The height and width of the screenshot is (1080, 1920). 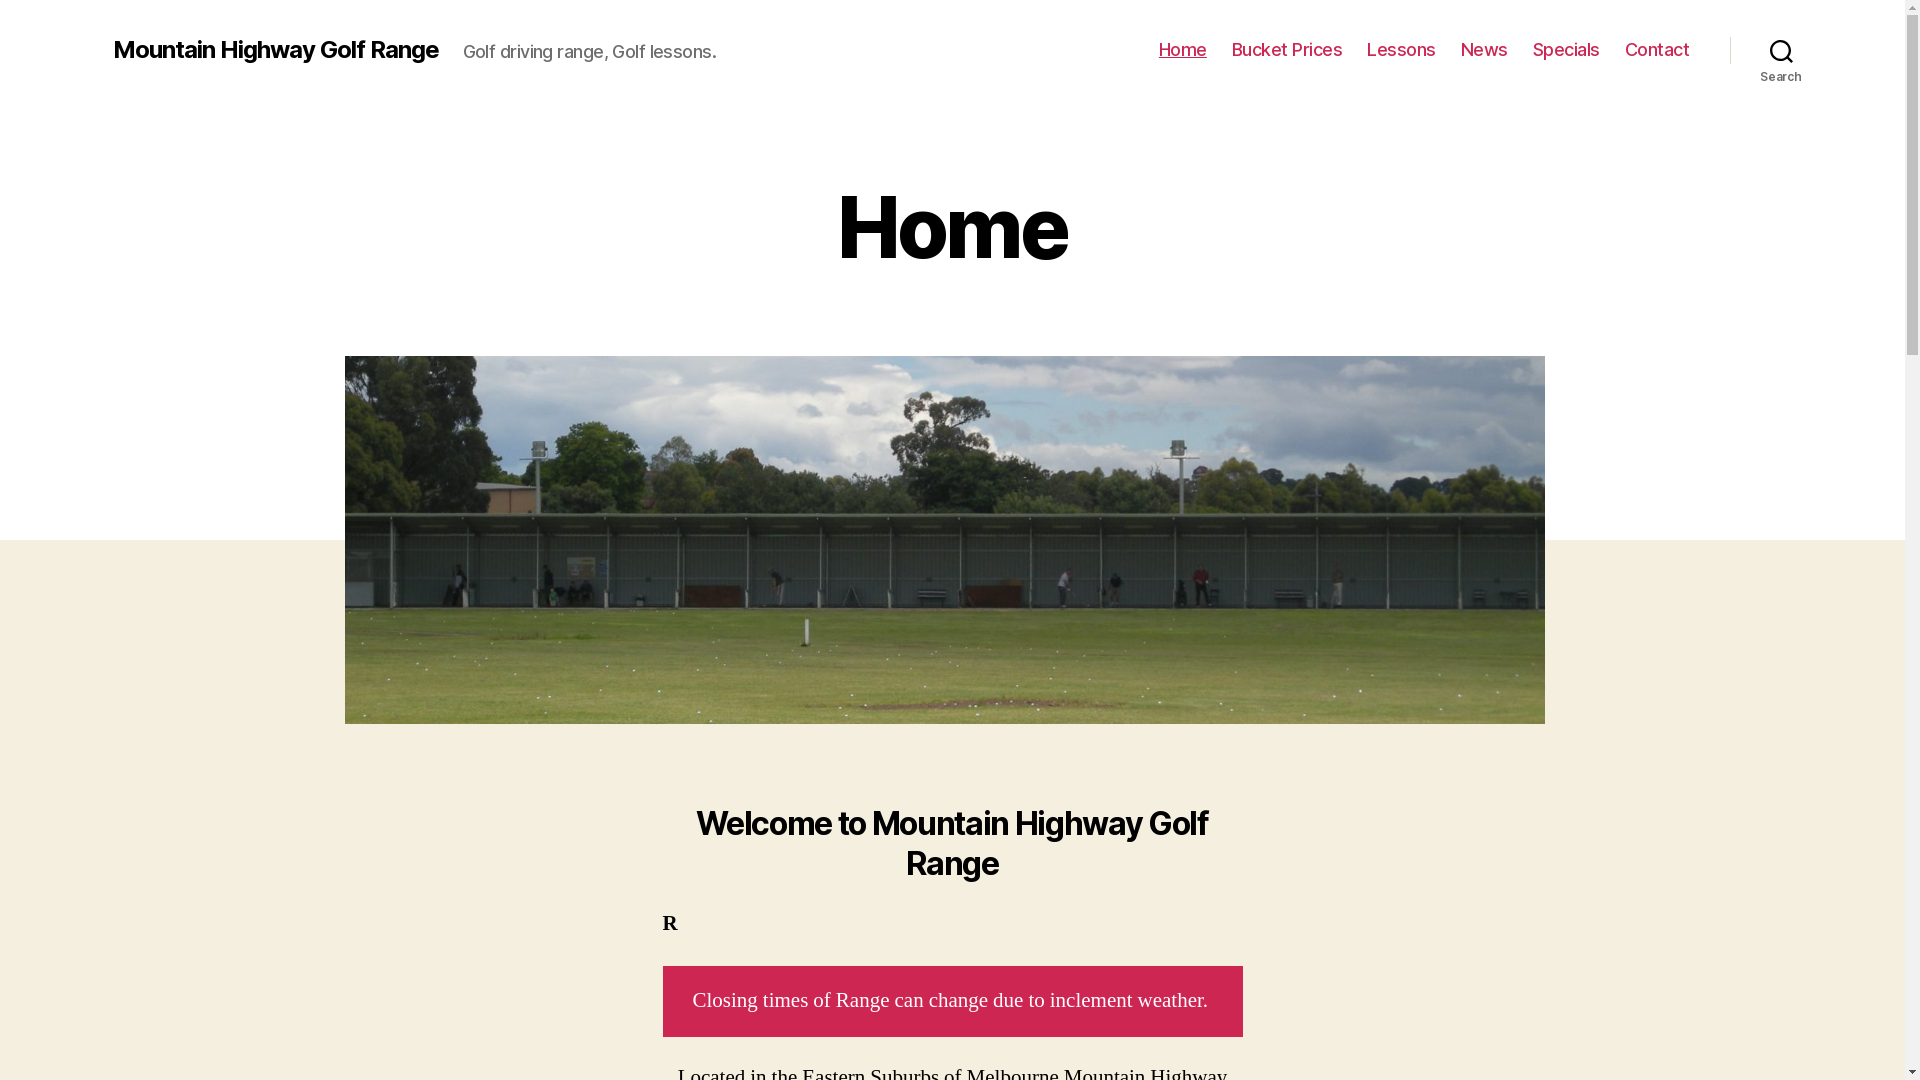 I want to click on 'Lessons', so click(x=1400, y=49).